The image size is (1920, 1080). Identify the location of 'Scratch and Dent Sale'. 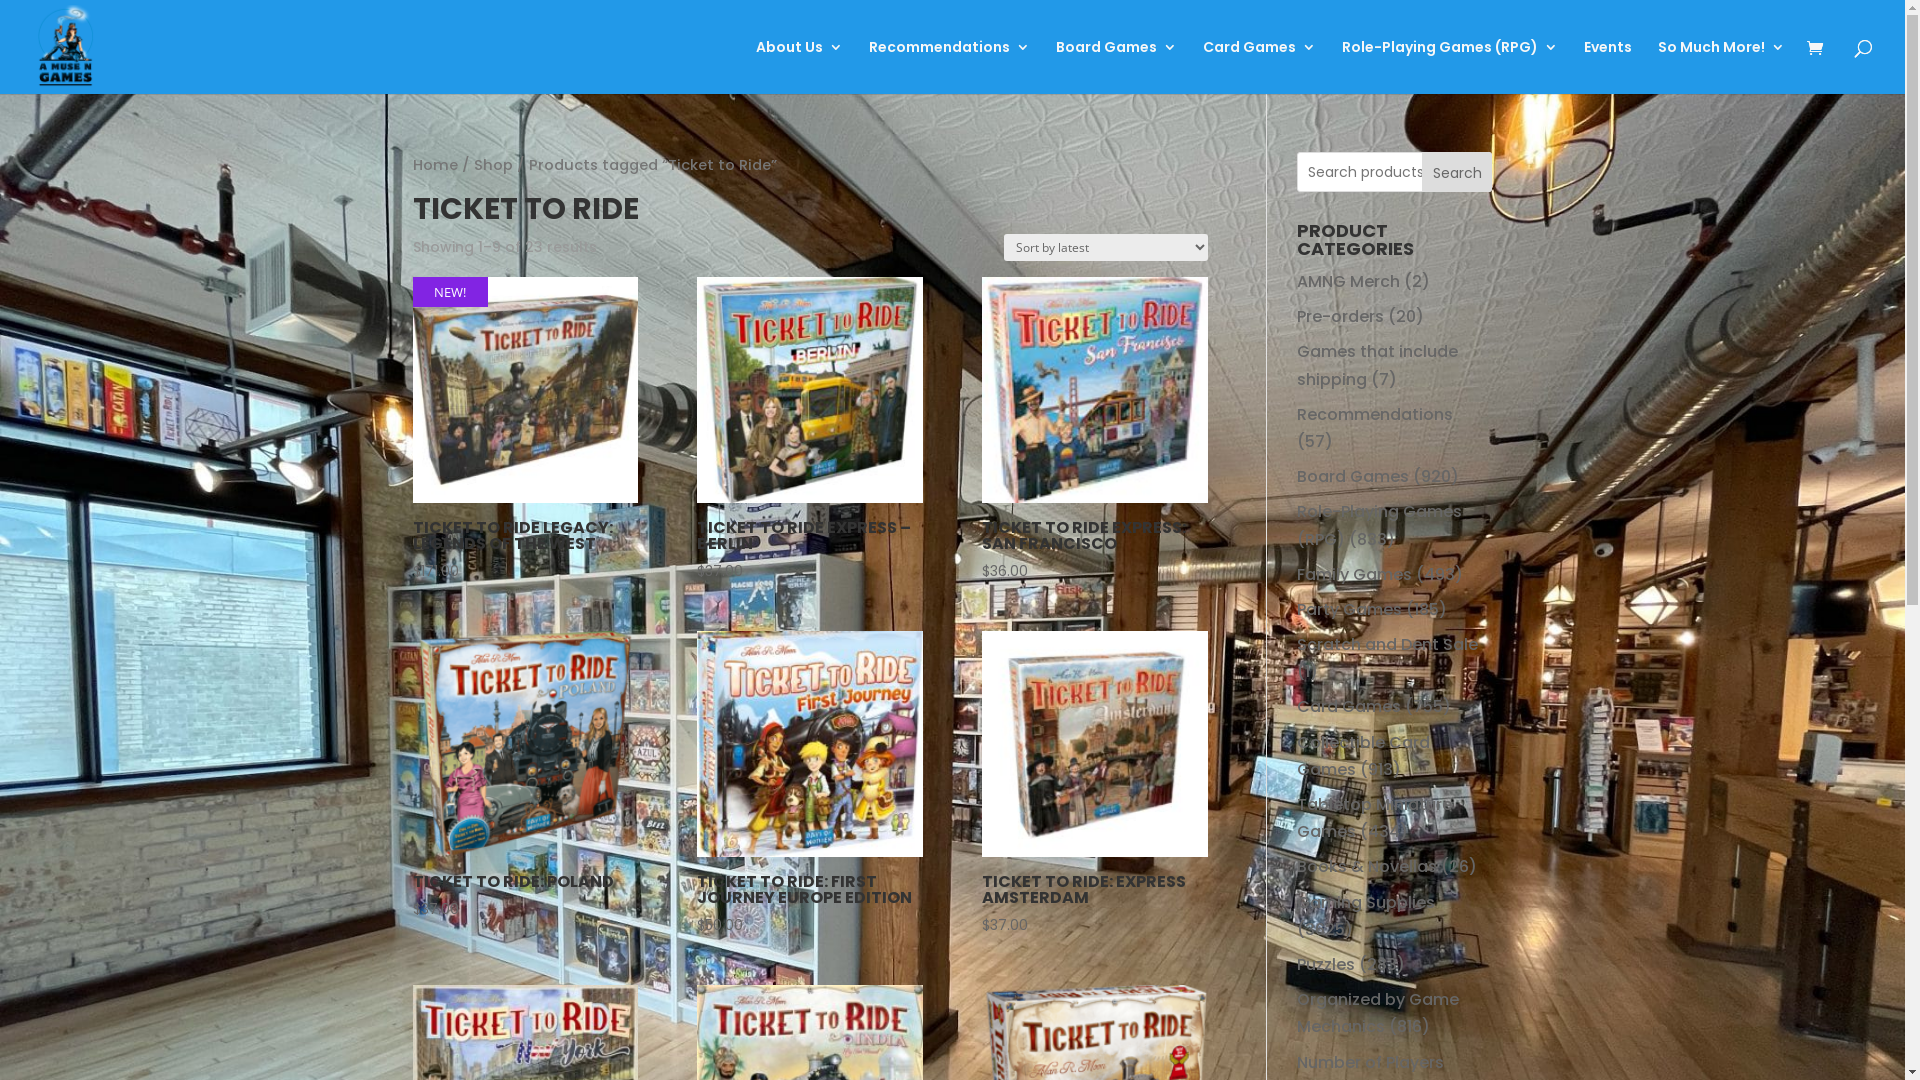
(1386, 644).